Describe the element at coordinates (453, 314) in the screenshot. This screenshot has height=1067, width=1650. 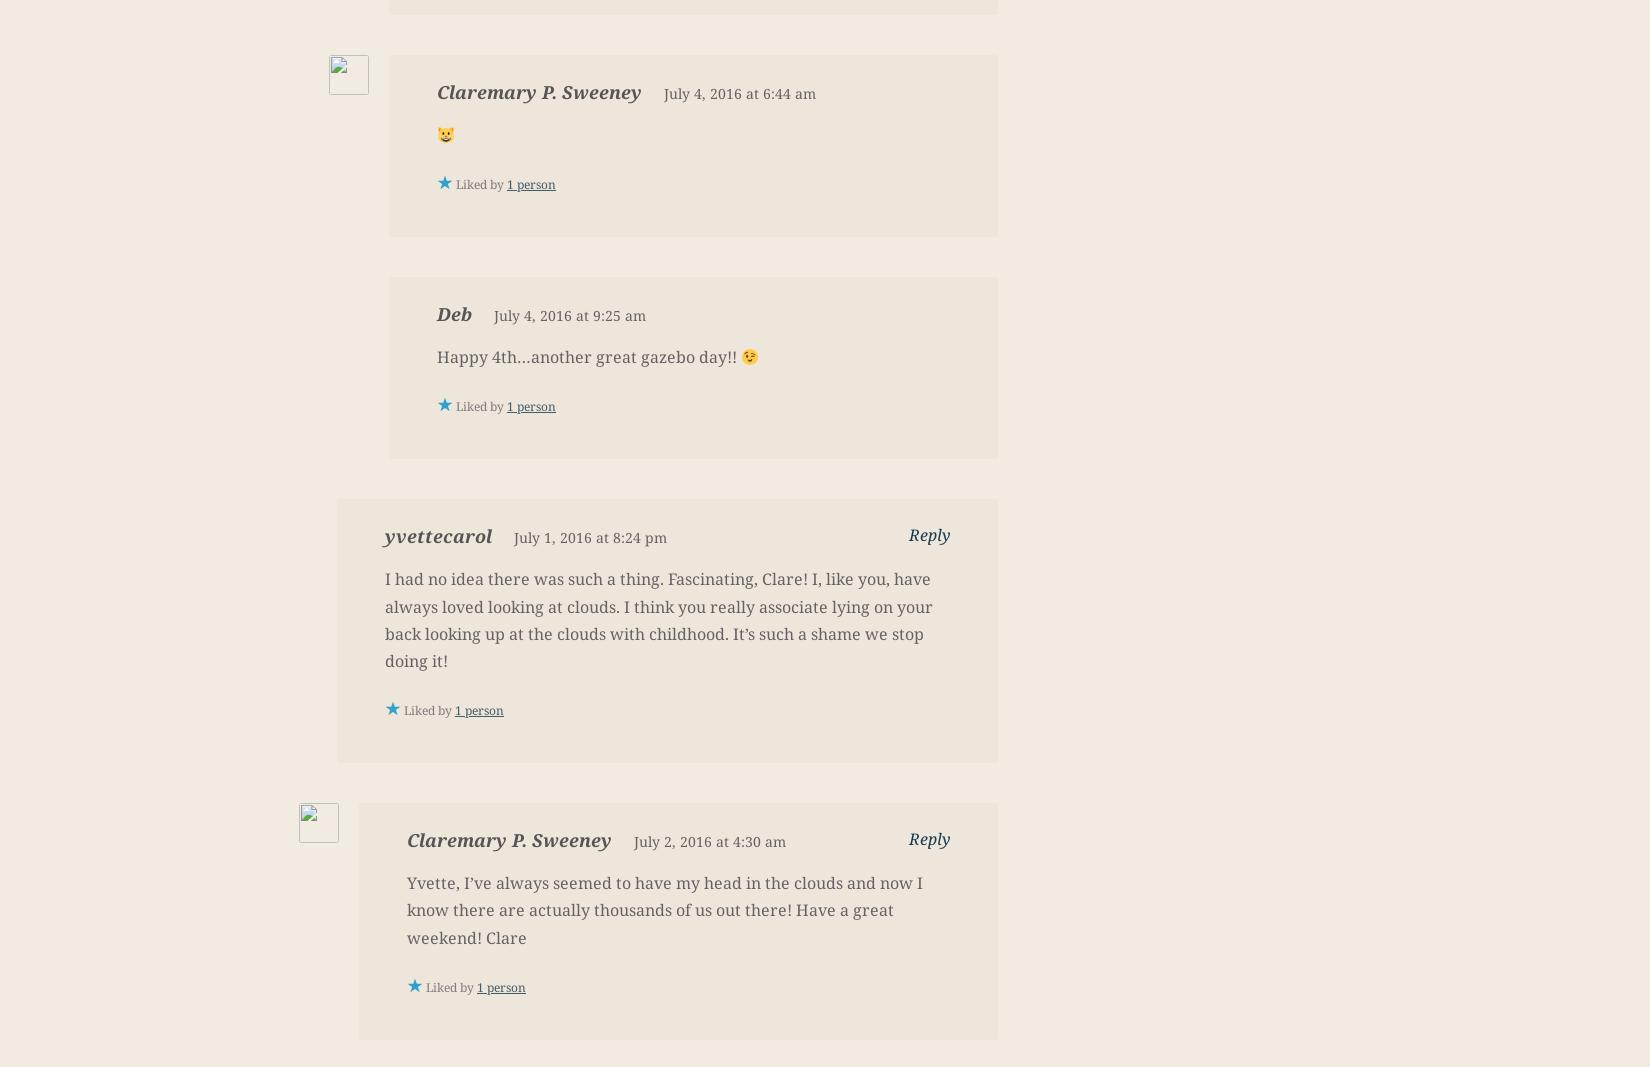
I see `'Deb'` at that location.